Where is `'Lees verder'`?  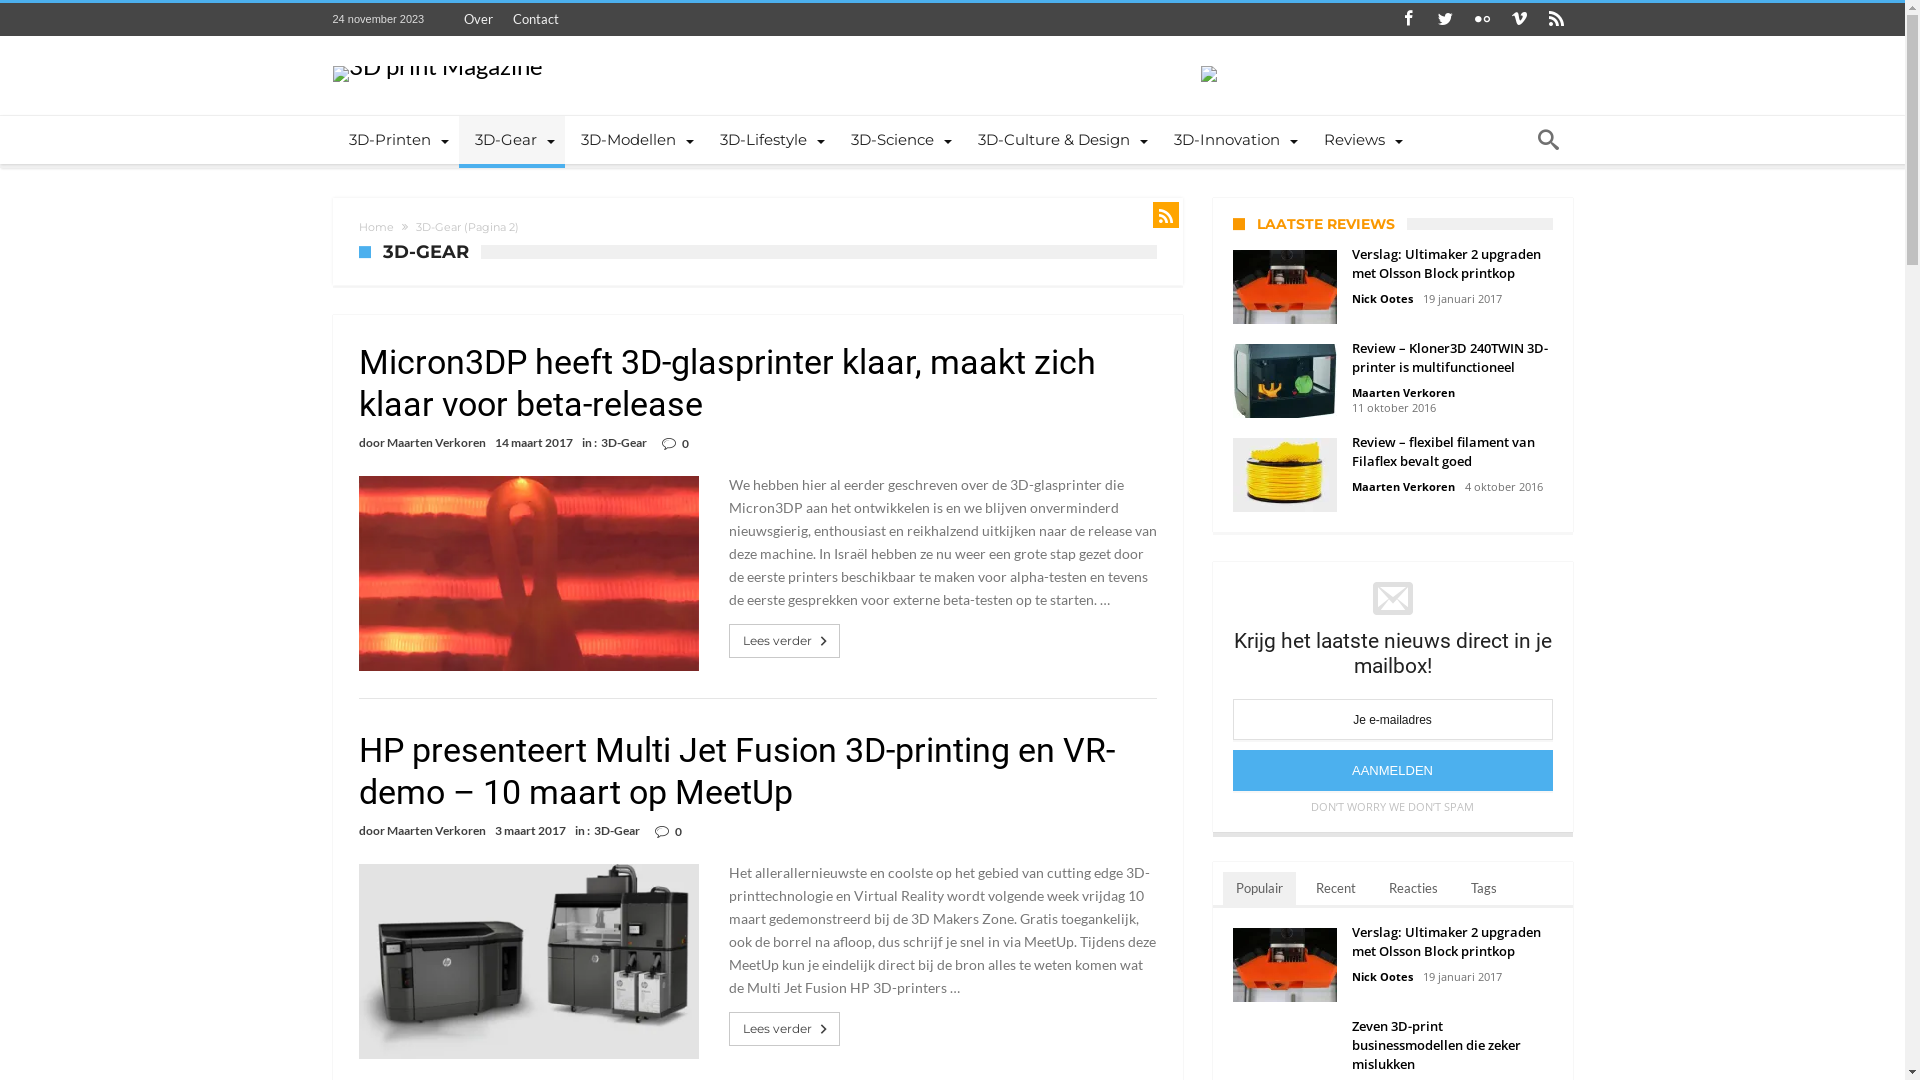
'Lees verder' is located at coordinates (741, 1029).